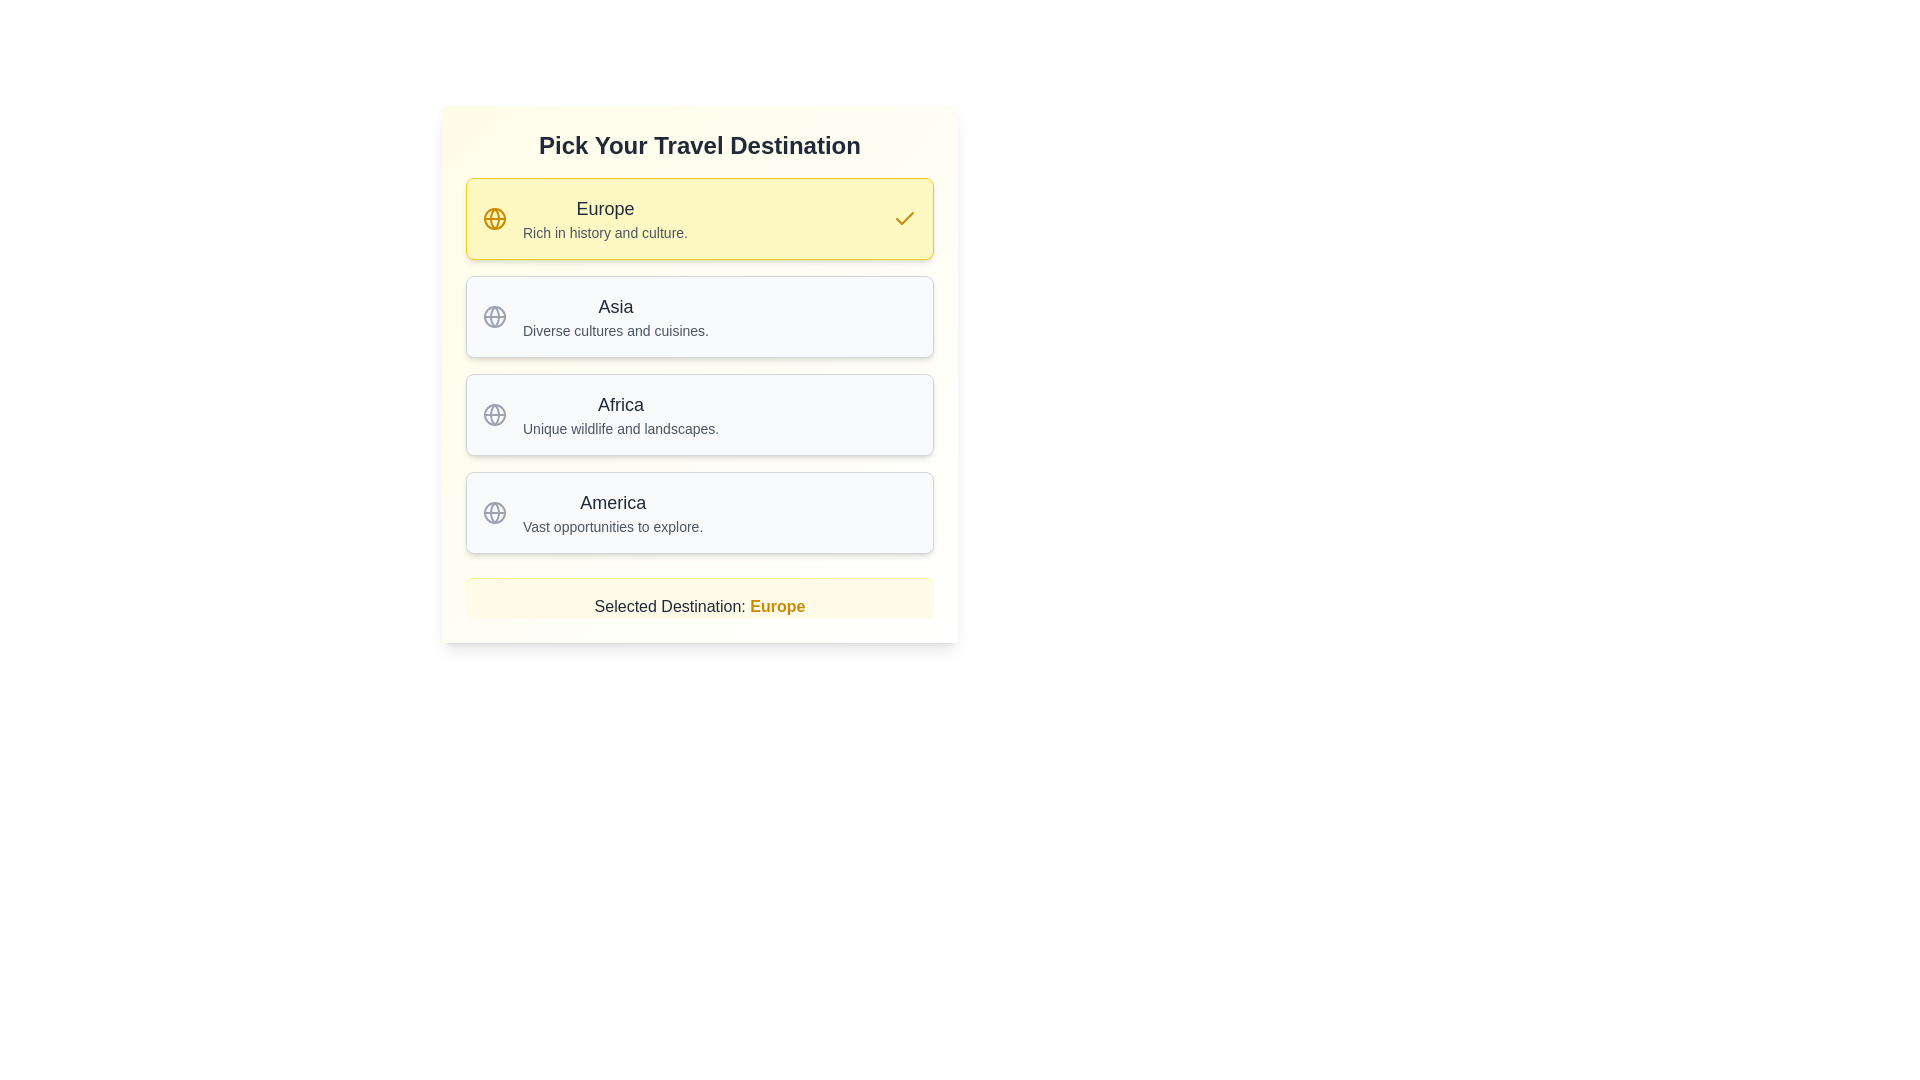 The height and width of the screenshot is (1080, 1920). What do you see at coordinates (614, 330) in the screenshot?
I see `the text label displaying 'Diverse cultures and cuisines.' which is located below the bold 'Asia' text` at bounding box center [614, 330].